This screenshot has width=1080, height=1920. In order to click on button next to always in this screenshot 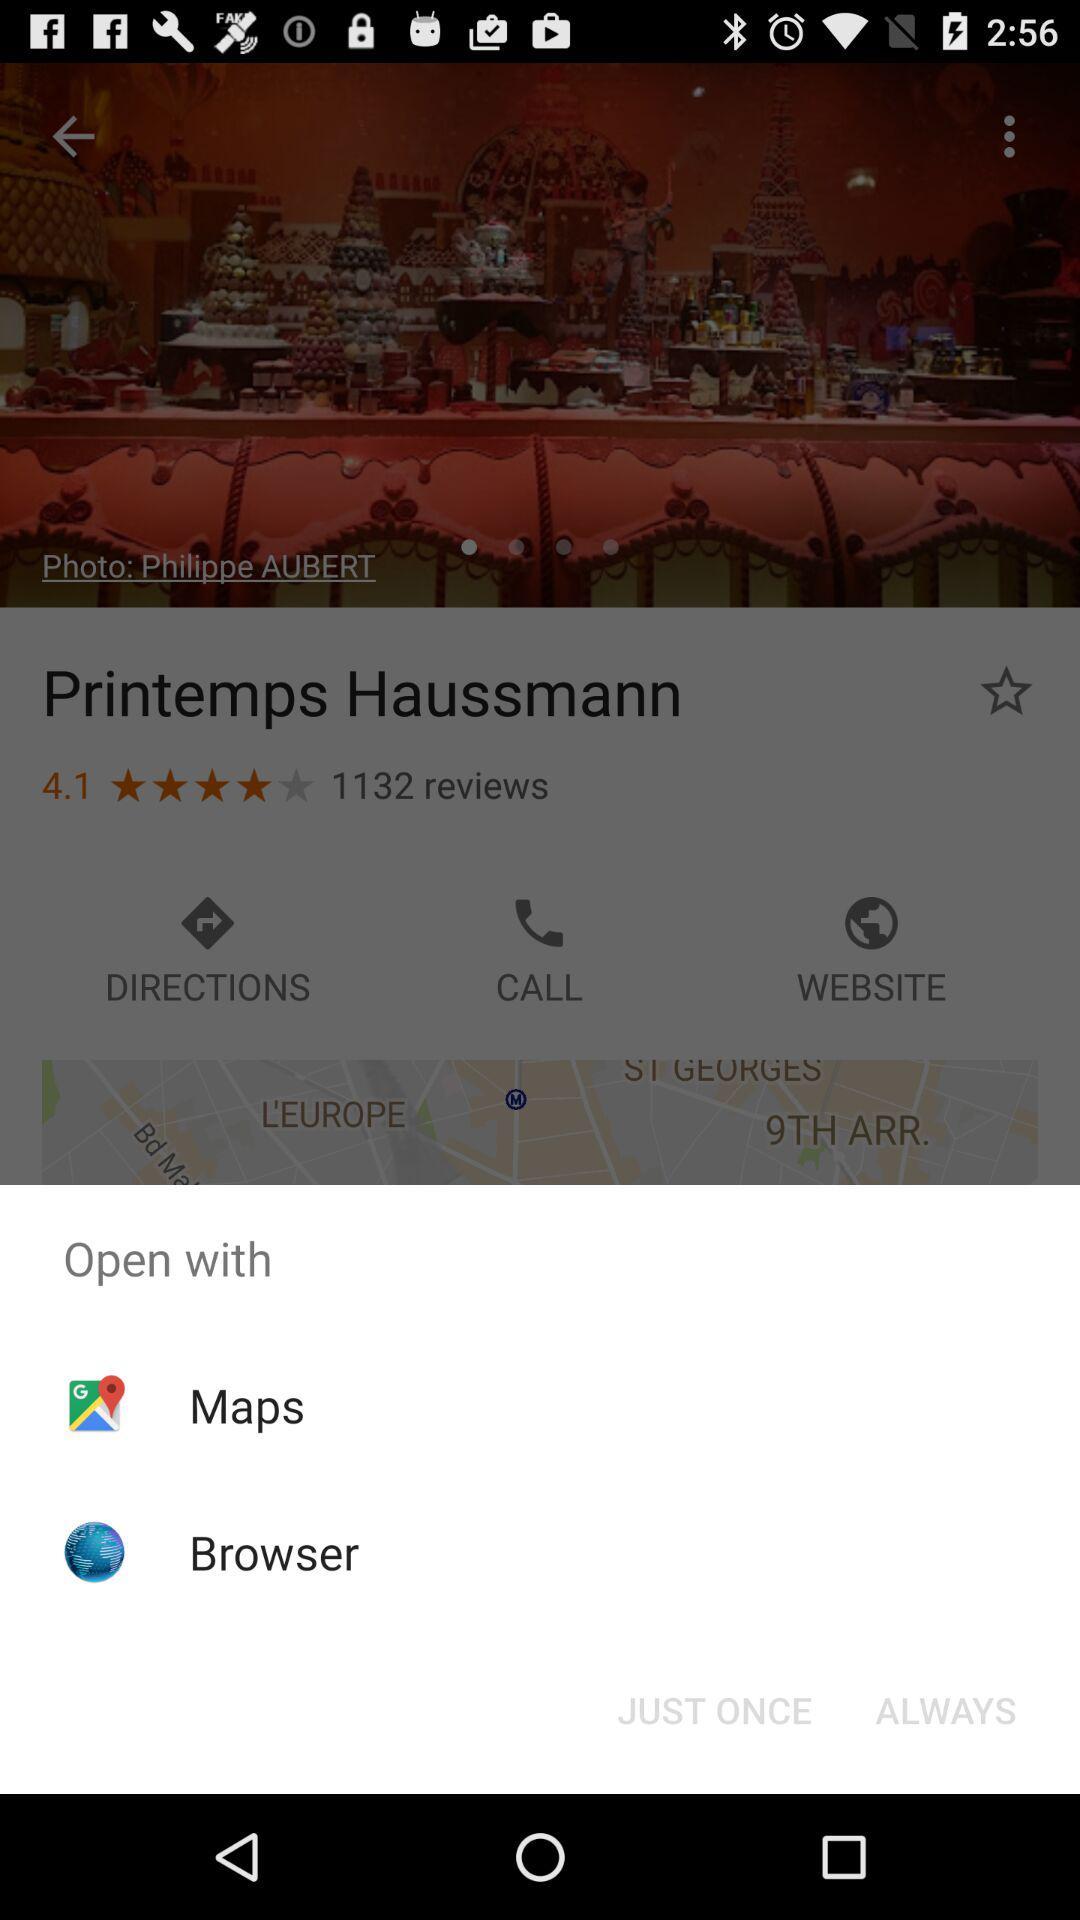, I will do `click(713, 1708)`.